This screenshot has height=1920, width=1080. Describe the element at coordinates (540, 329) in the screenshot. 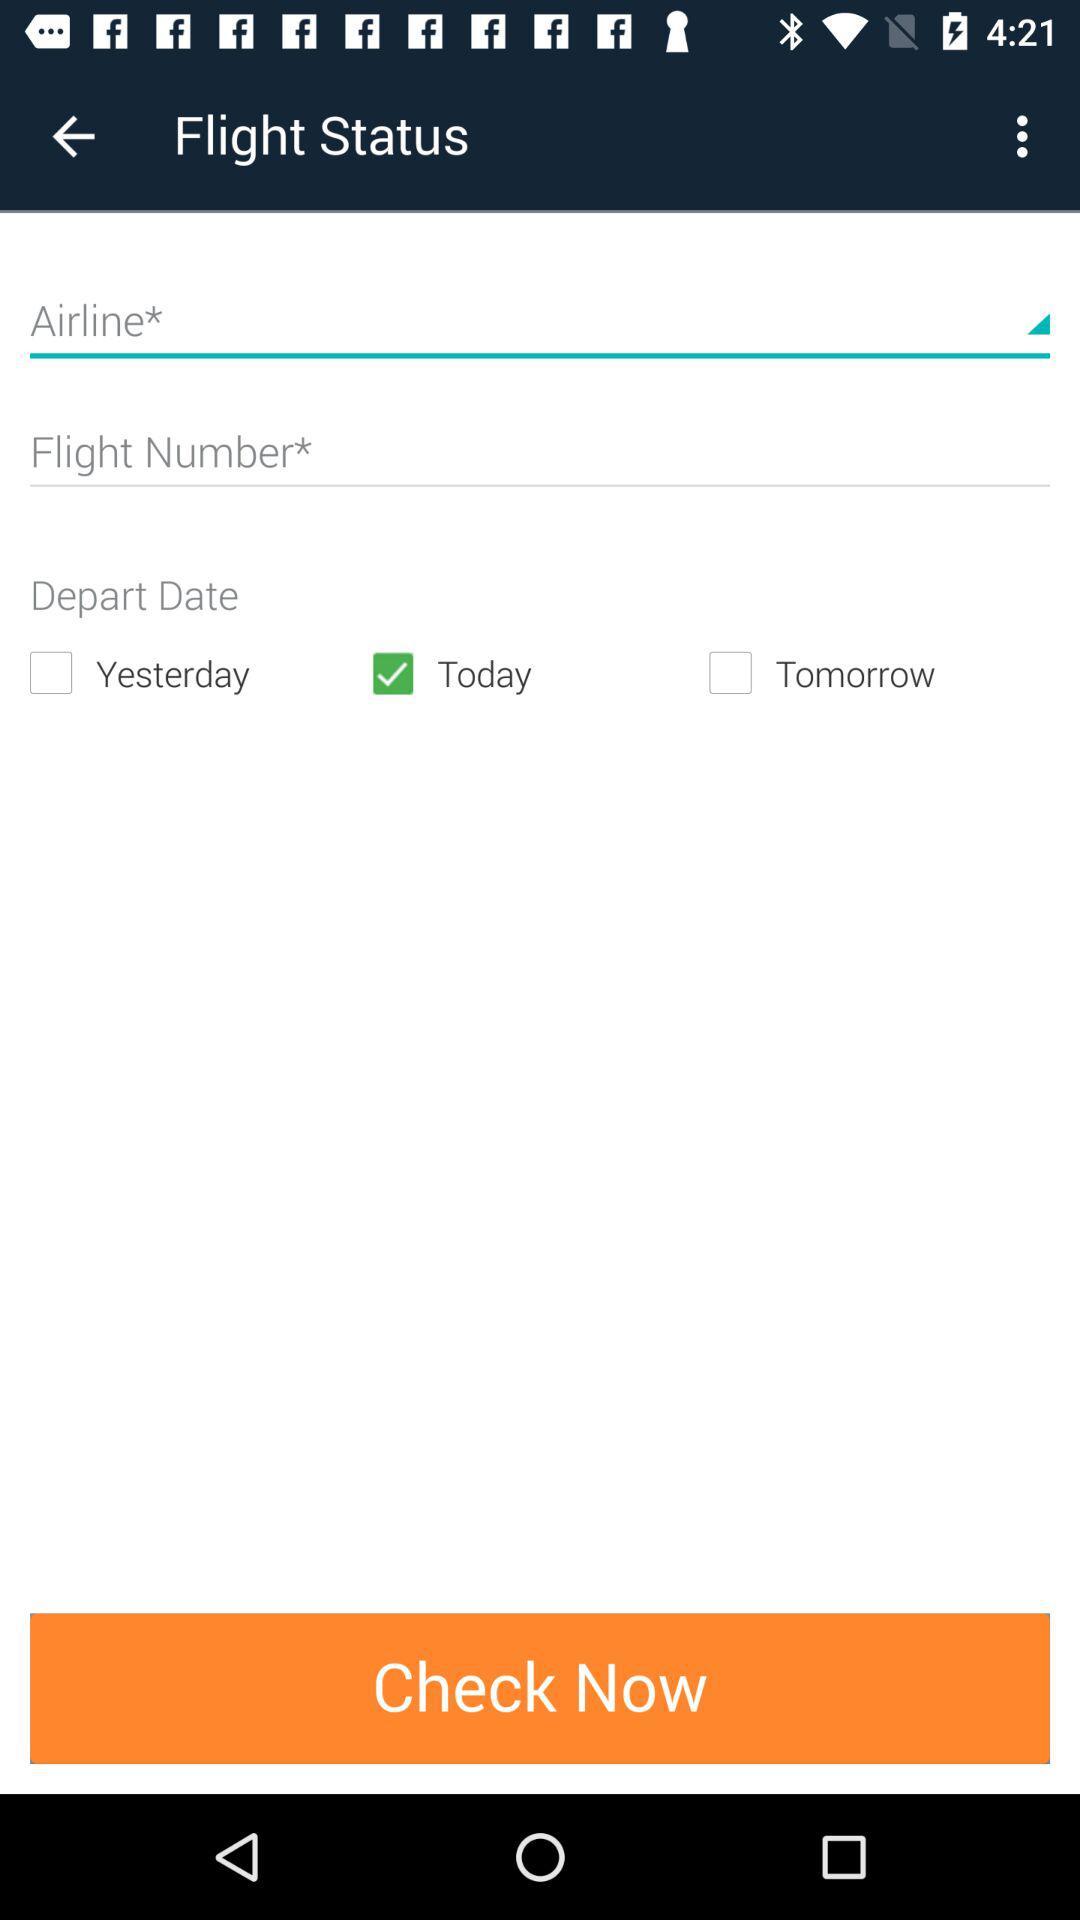

I see `name of airline` at that location.